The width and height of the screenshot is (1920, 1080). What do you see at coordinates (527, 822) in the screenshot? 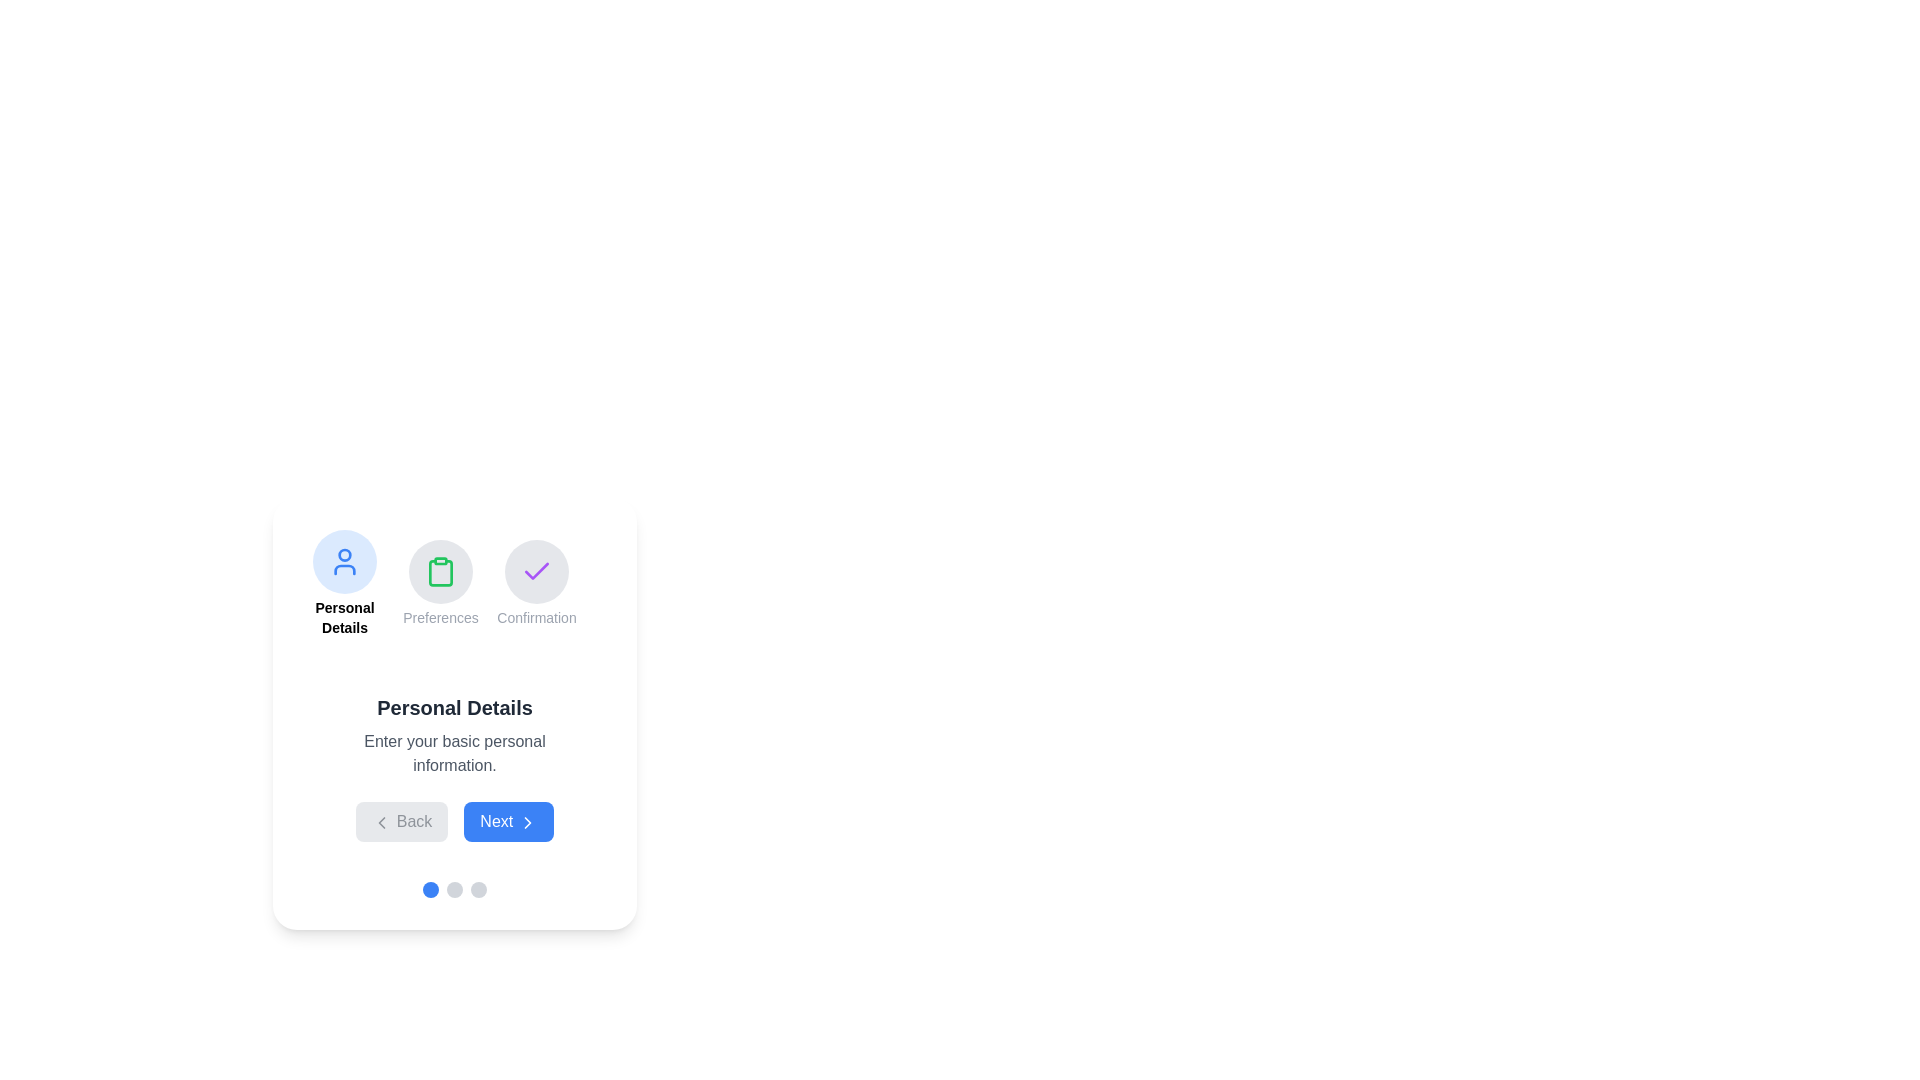
I see `the 'Next' button which contains a small right-pointing chevron icon` at bounding box center [527, 822].